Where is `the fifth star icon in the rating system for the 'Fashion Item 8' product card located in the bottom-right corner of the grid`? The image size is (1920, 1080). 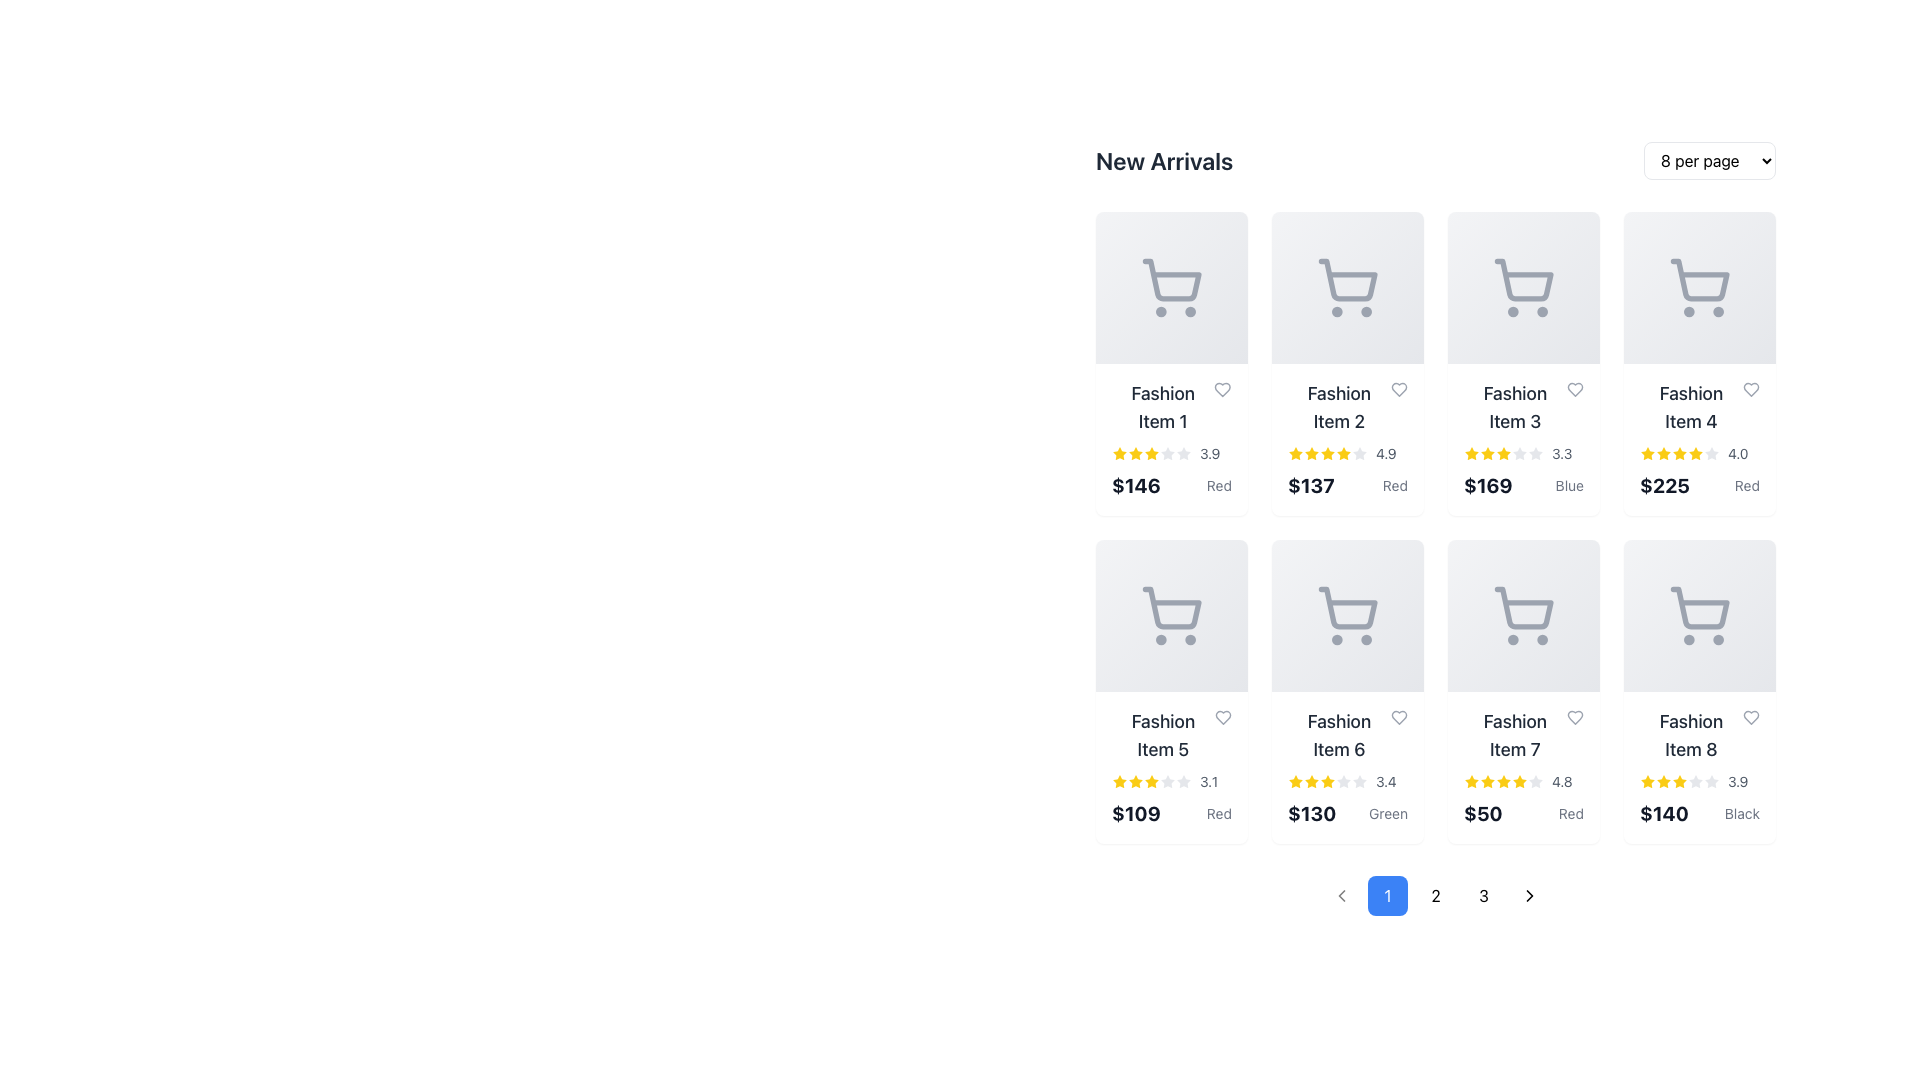 the fifth star icon in the rating system for the 'Fashion Item 8' product card located in the bottom-right corner of the grid is located at coordinates (1680, 781).